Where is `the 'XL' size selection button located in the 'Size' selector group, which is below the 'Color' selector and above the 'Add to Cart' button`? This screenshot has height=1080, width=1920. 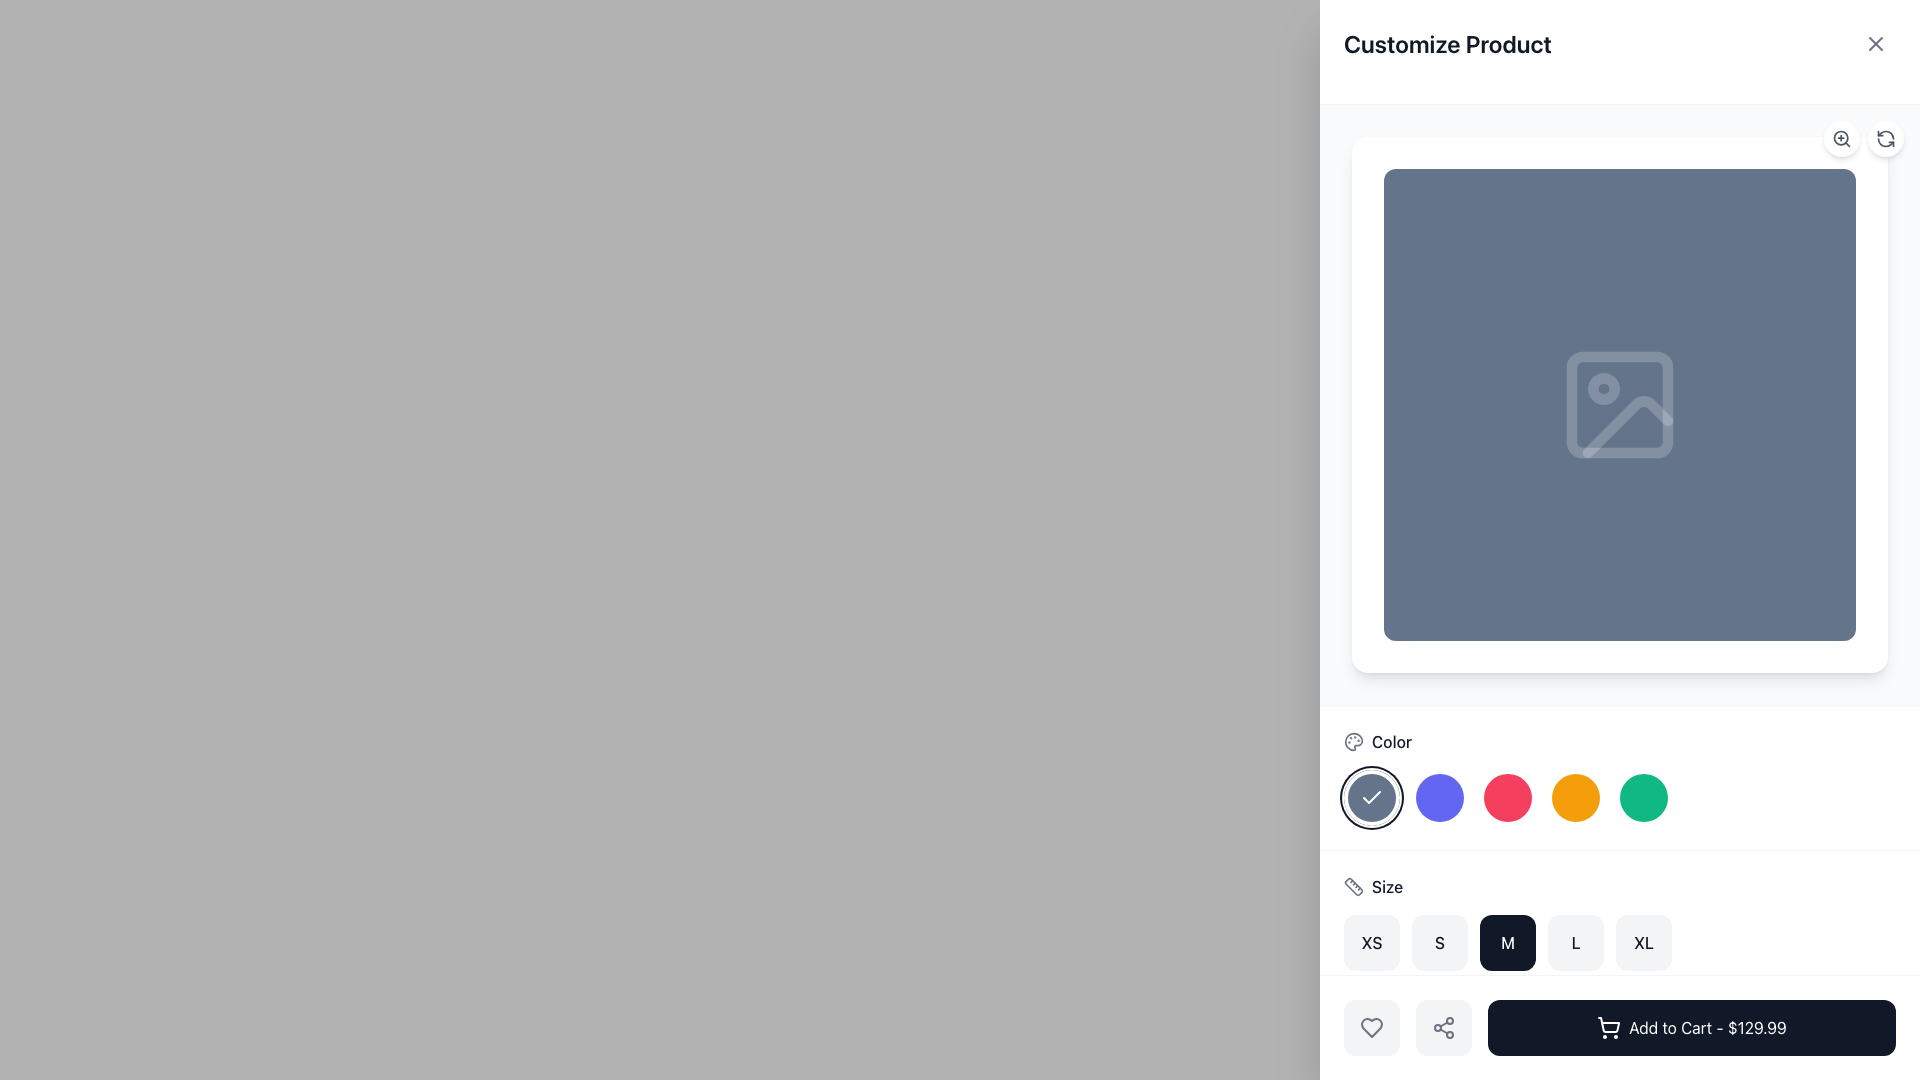 the 'XL' size selection button located in the 'Size' selector group, which is below the 'Color' selector and above the 'Add to Cart' button is located at coordinates (1643, 942).